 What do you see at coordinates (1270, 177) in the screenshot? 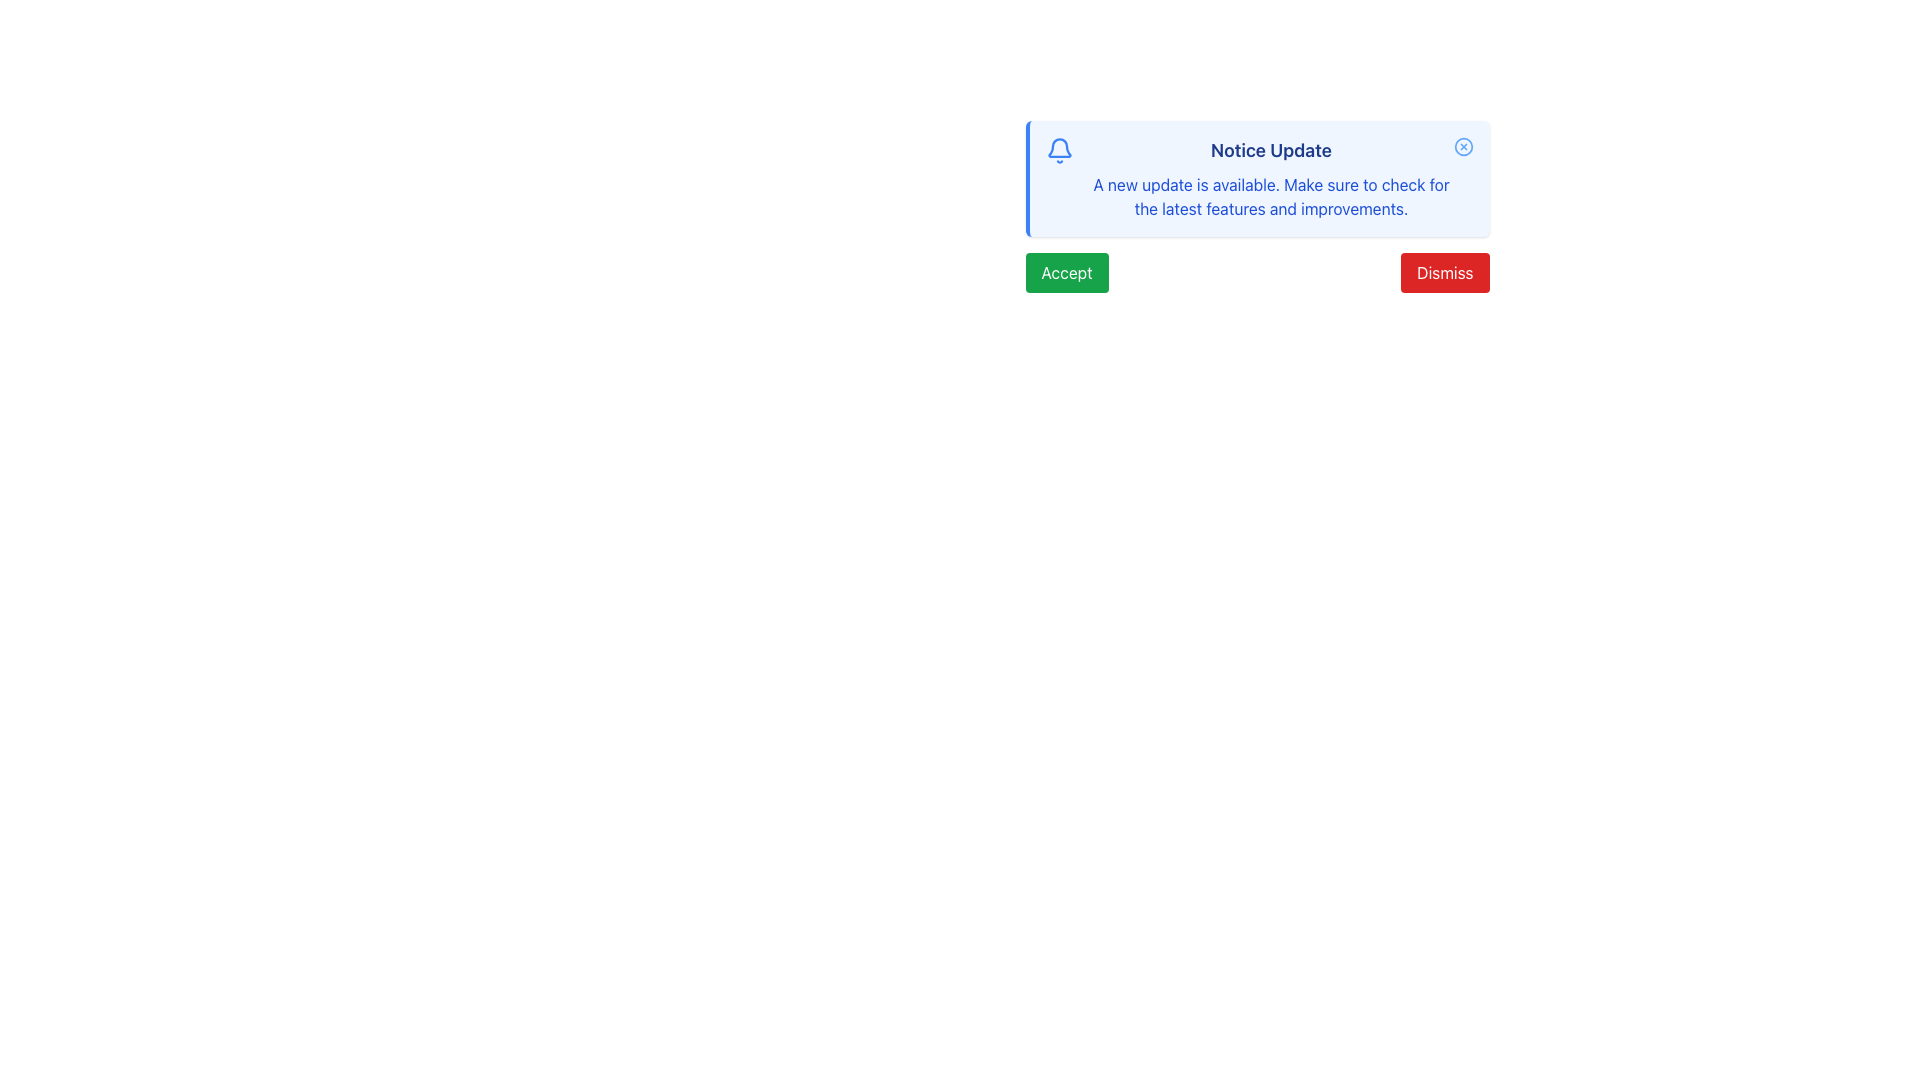
I see `informational message displayed in the central notification area about the software update` at bounding box center [1270, 177].